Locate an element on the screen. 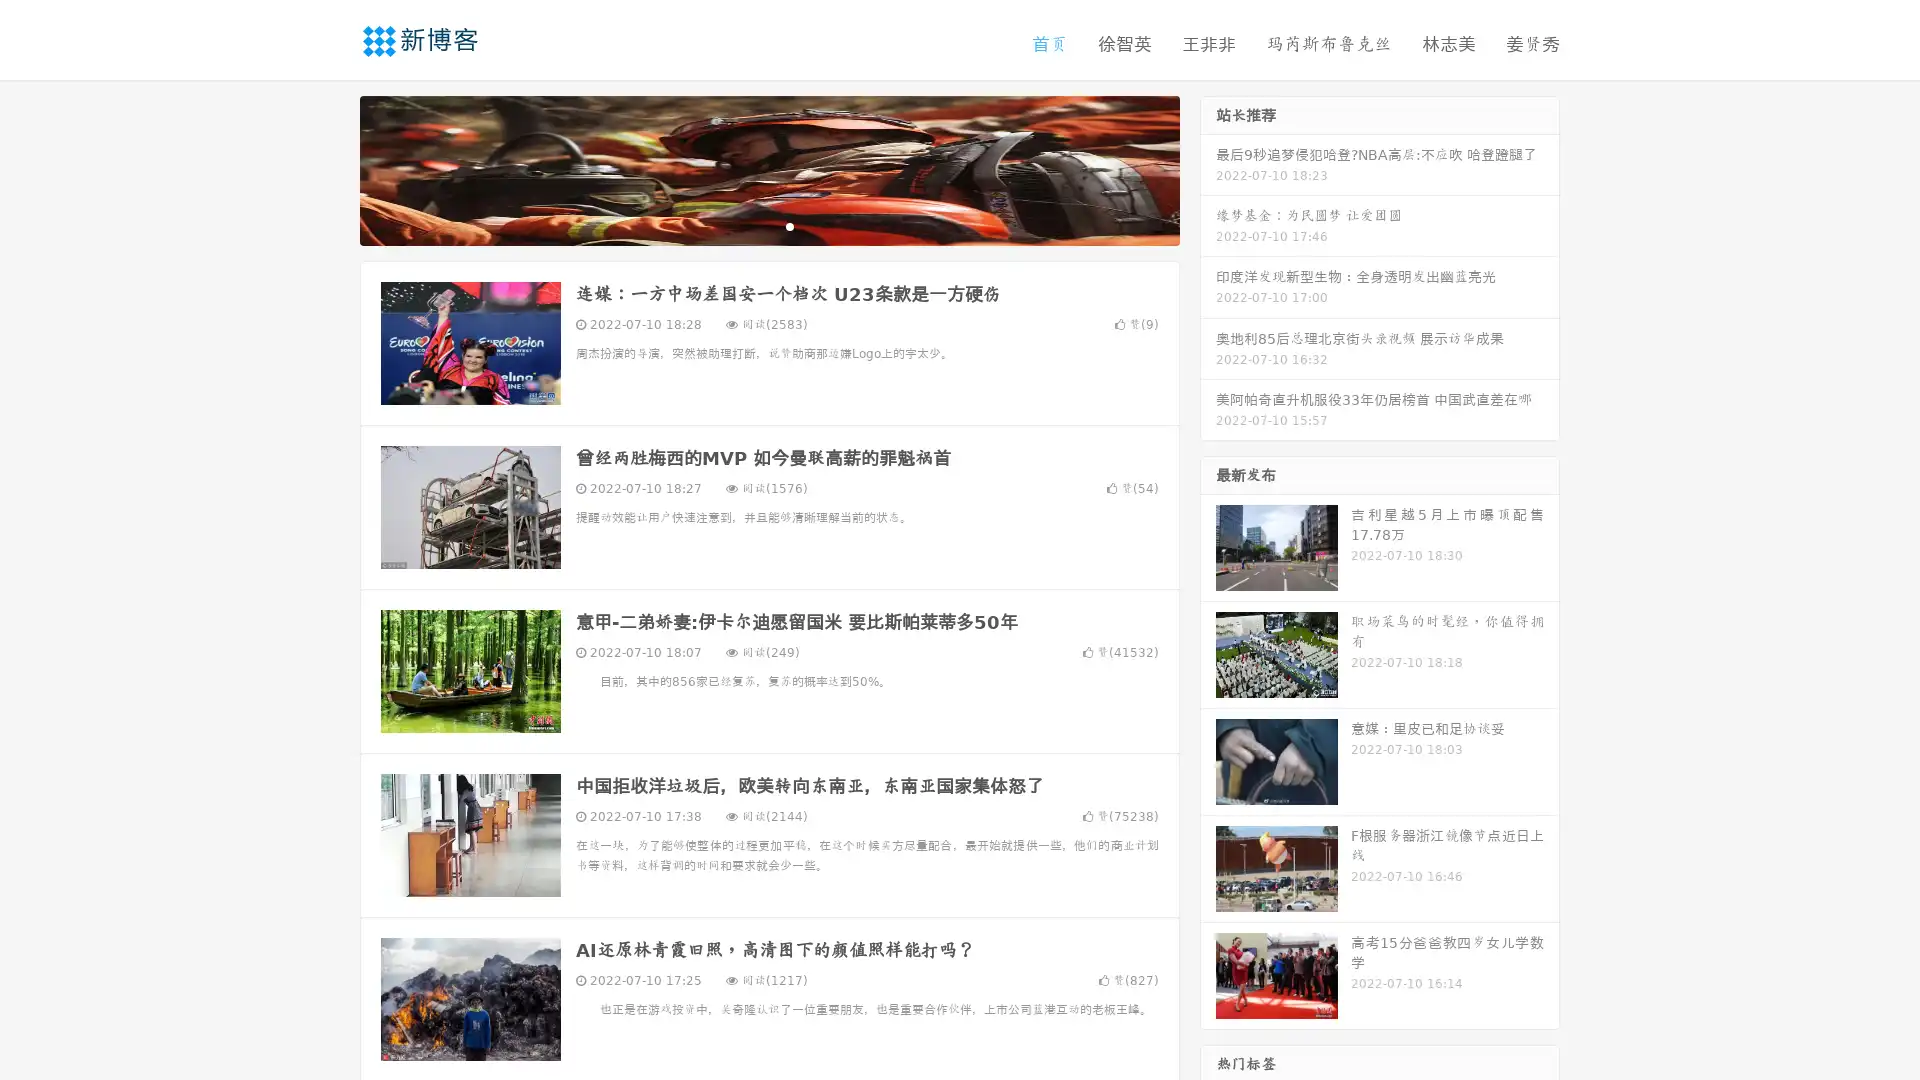 This screenshot has height=1080, width=1920. Previous slide is located at coordinates (330, 168).